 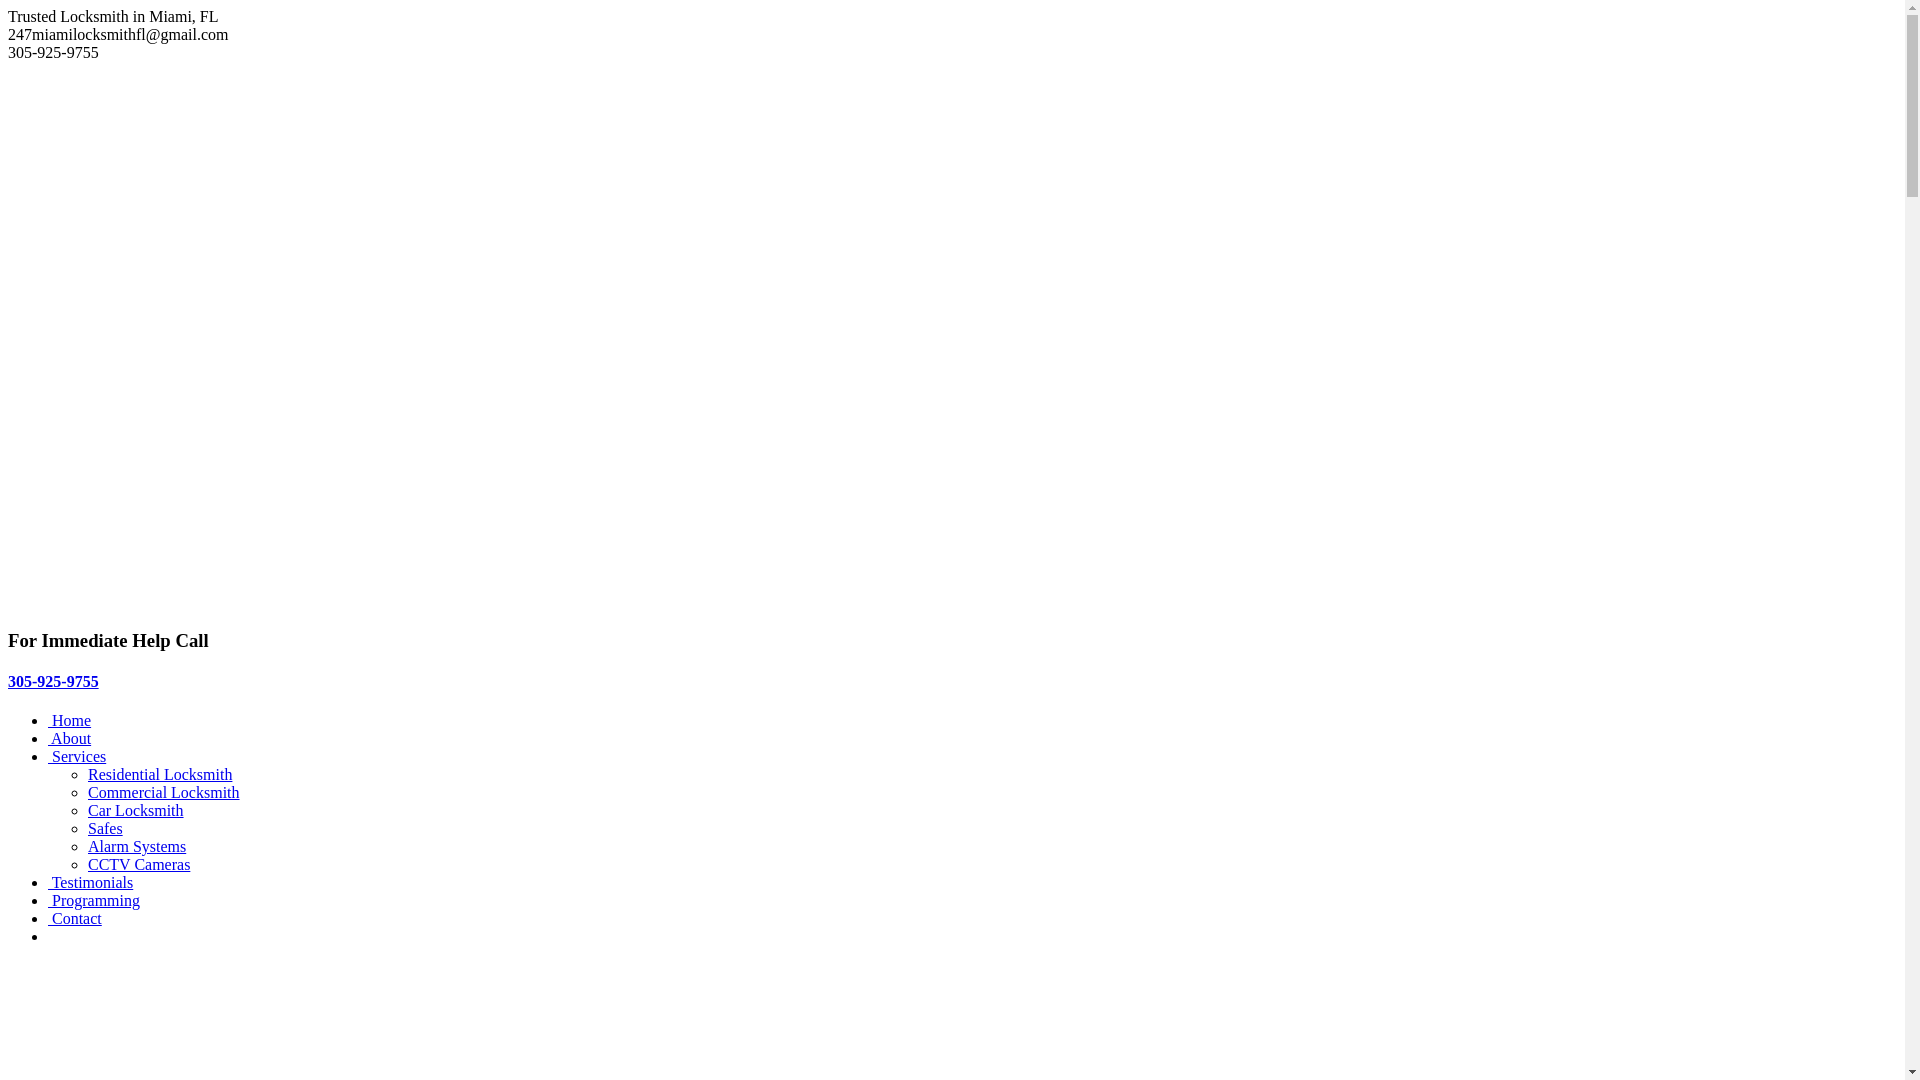 What do you see at coordinates (48, 918) in the screenshot?
I see `' Contact'` at bounding box center [48, 918].